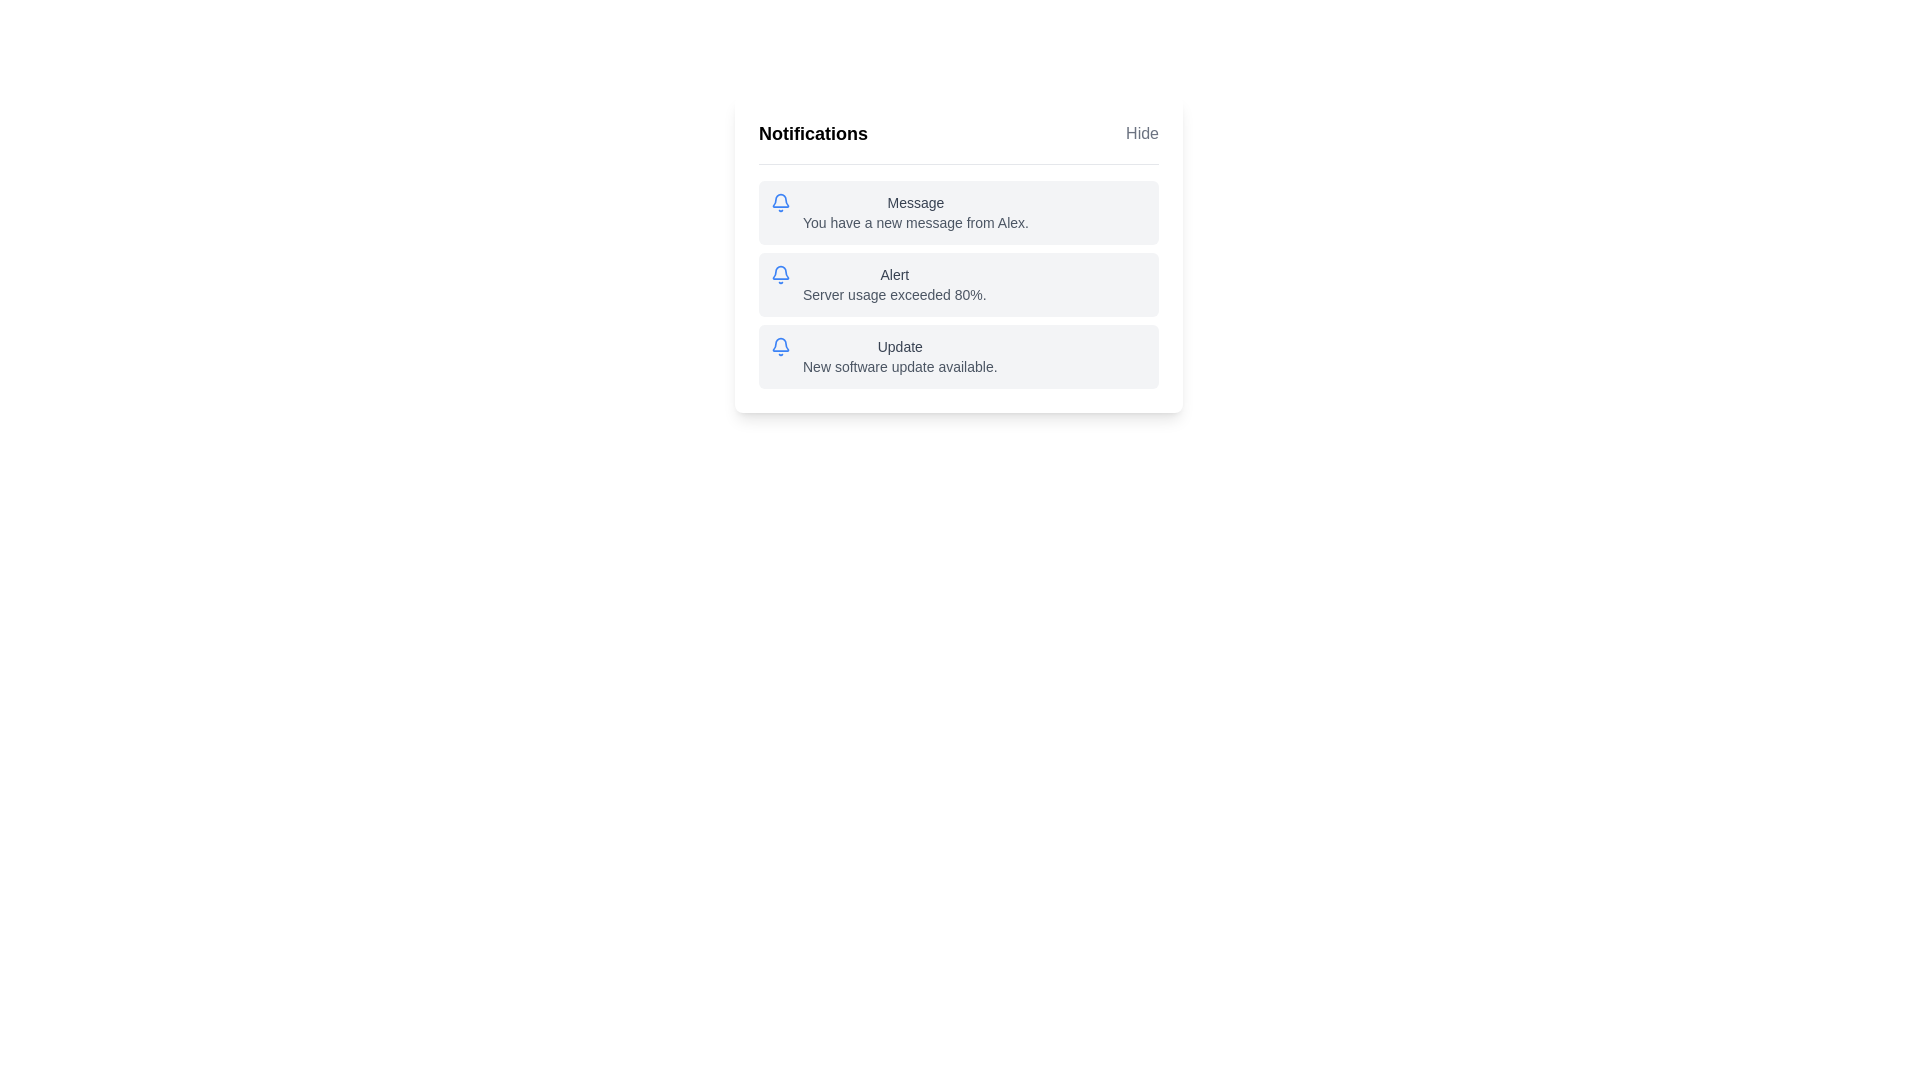 This screenshot has height=1080, width=1920. I want to click on the Notification item that features a light gray background with rounded corners, a blue bell icon on the left, a bold headline 'Update', and a smaller description 'New software update available.', so click(958, 356).